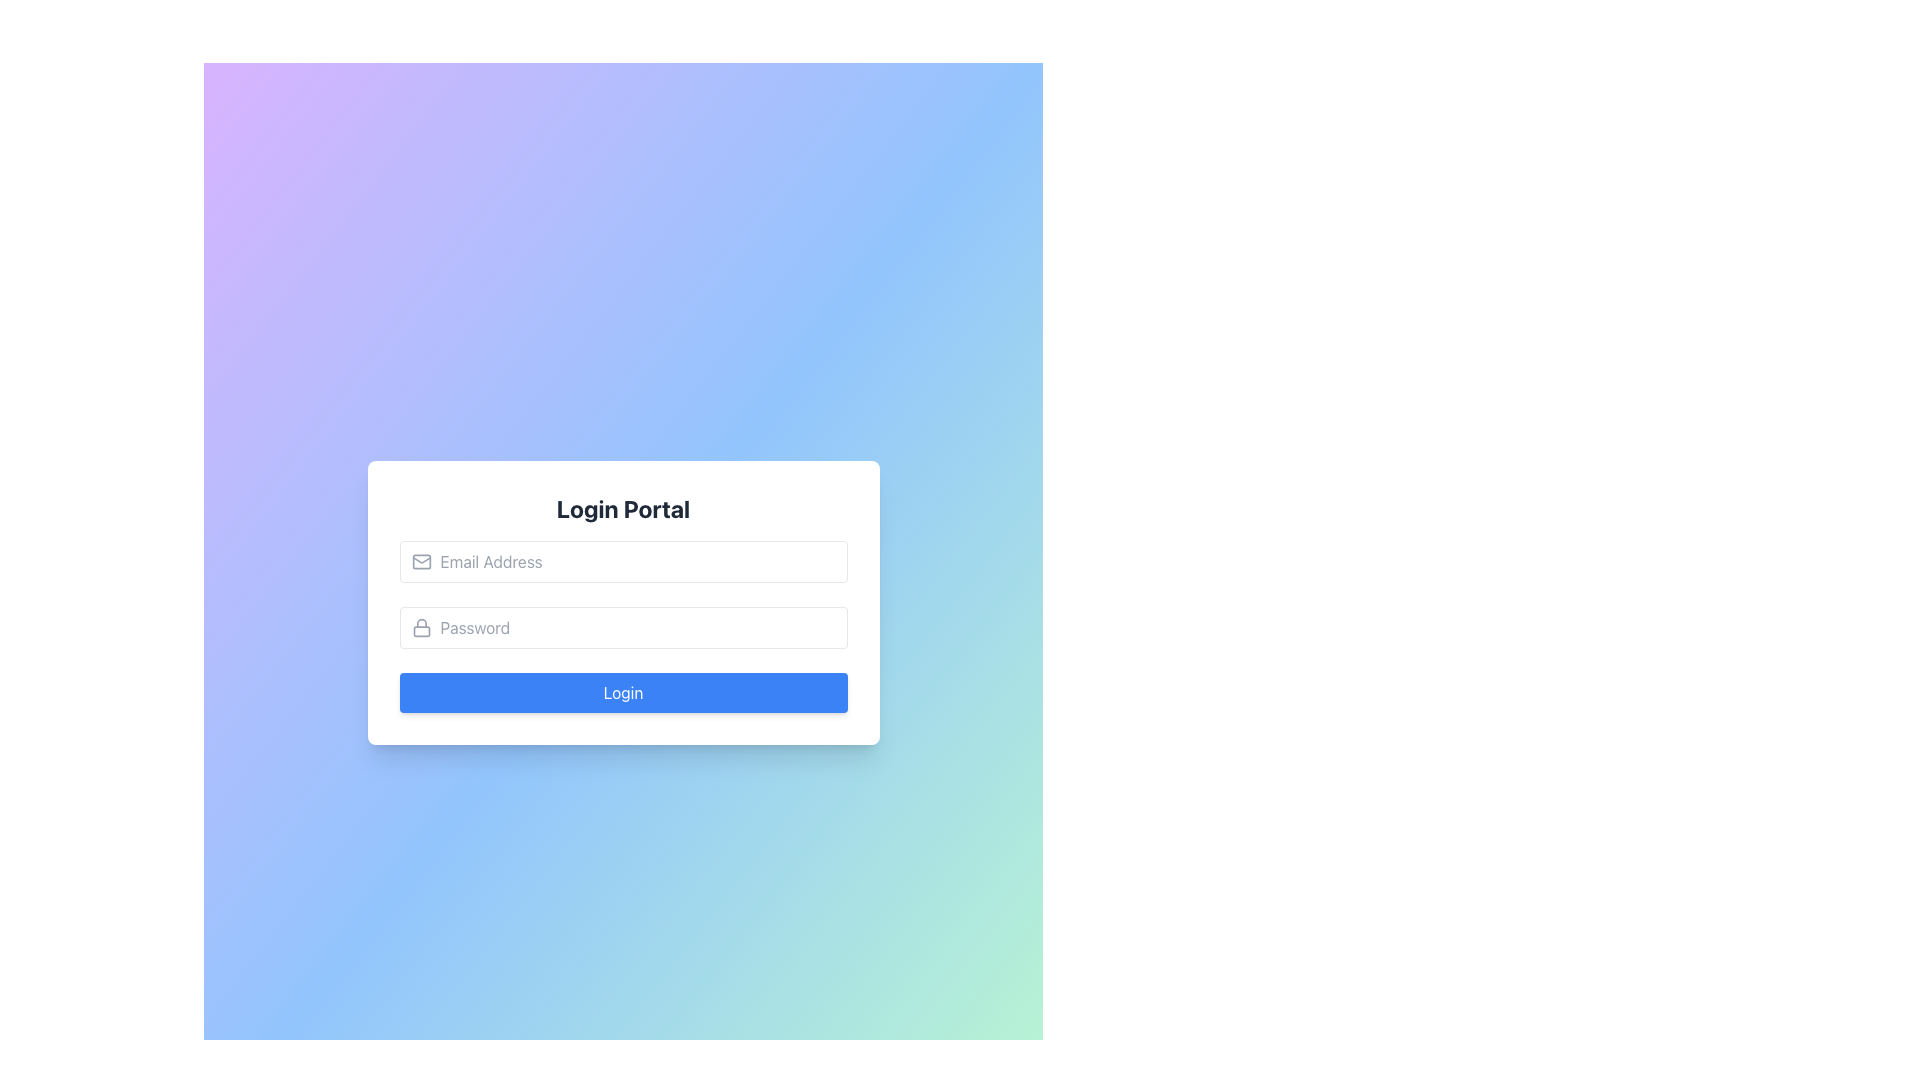 This screenshot has height=1080, width=1920. What do you see at coordinates (420, 627) in the screenshot?
I see `the lock icon located at the leftmost side of the password input field in the login form, which visually indicates secure data entry` at bounding box center [420, 627].